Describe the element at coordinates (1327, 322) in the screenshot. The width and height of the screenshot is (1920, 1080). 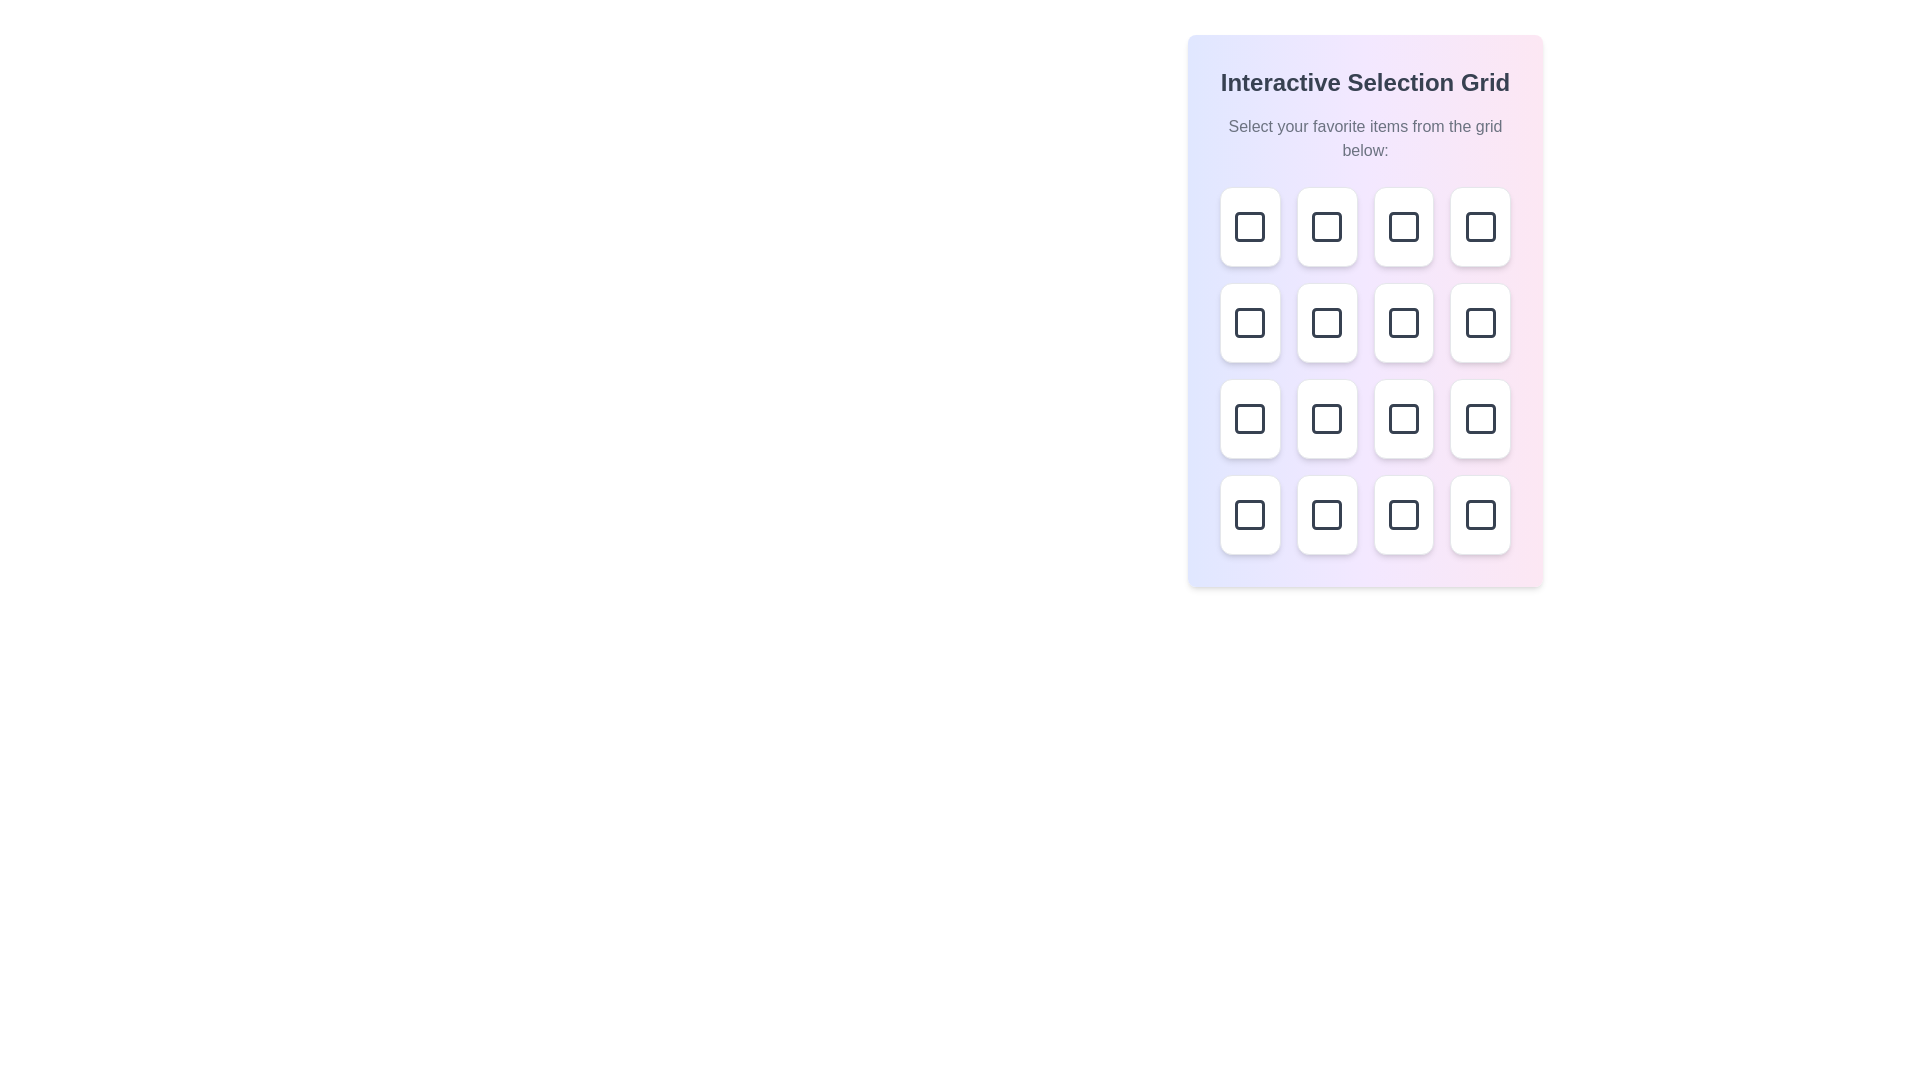
I see `the selectable option button located in the second row and third column of the grid layout` at that location.